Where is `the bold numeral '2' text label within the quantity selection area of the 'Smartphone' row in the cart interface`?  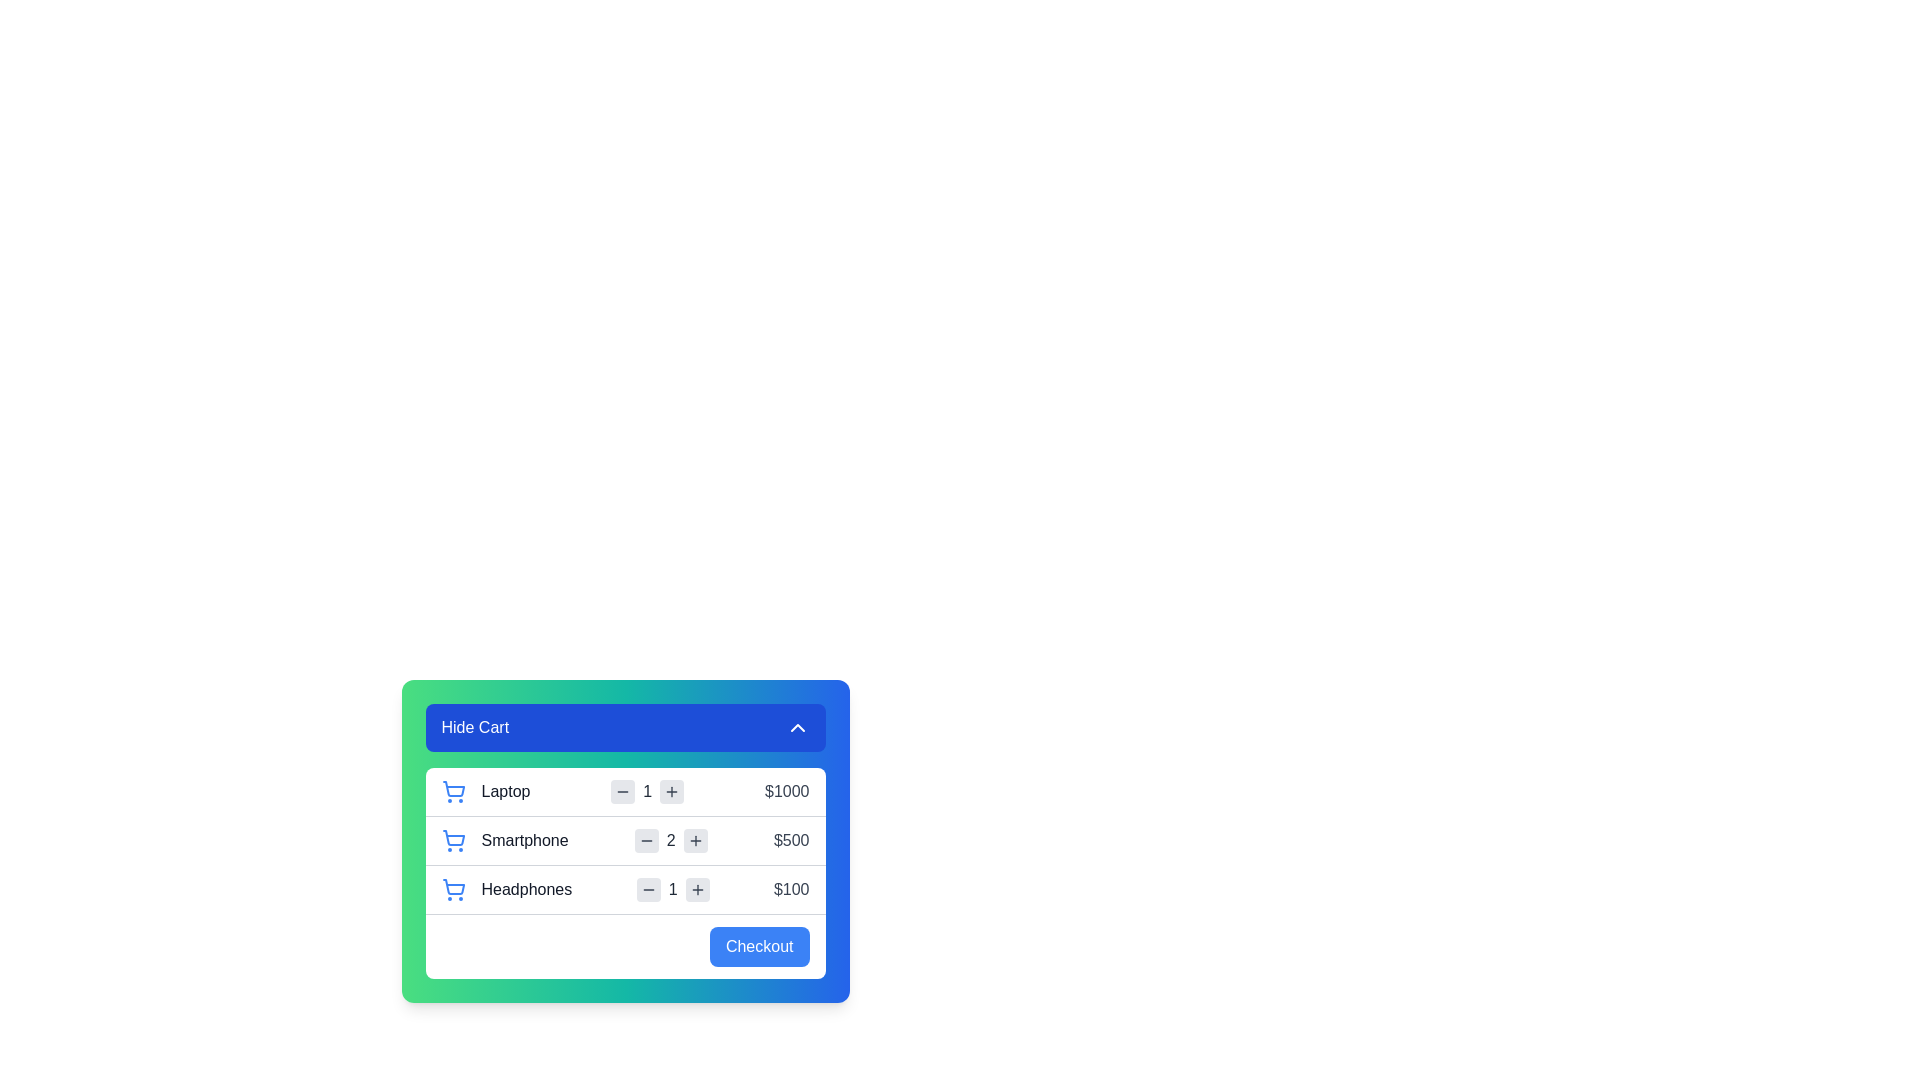
the bold numeral '2' text label within the quantity selection area of the 'Smartphone' row in the cart interface is located at coordinates (671, 840).